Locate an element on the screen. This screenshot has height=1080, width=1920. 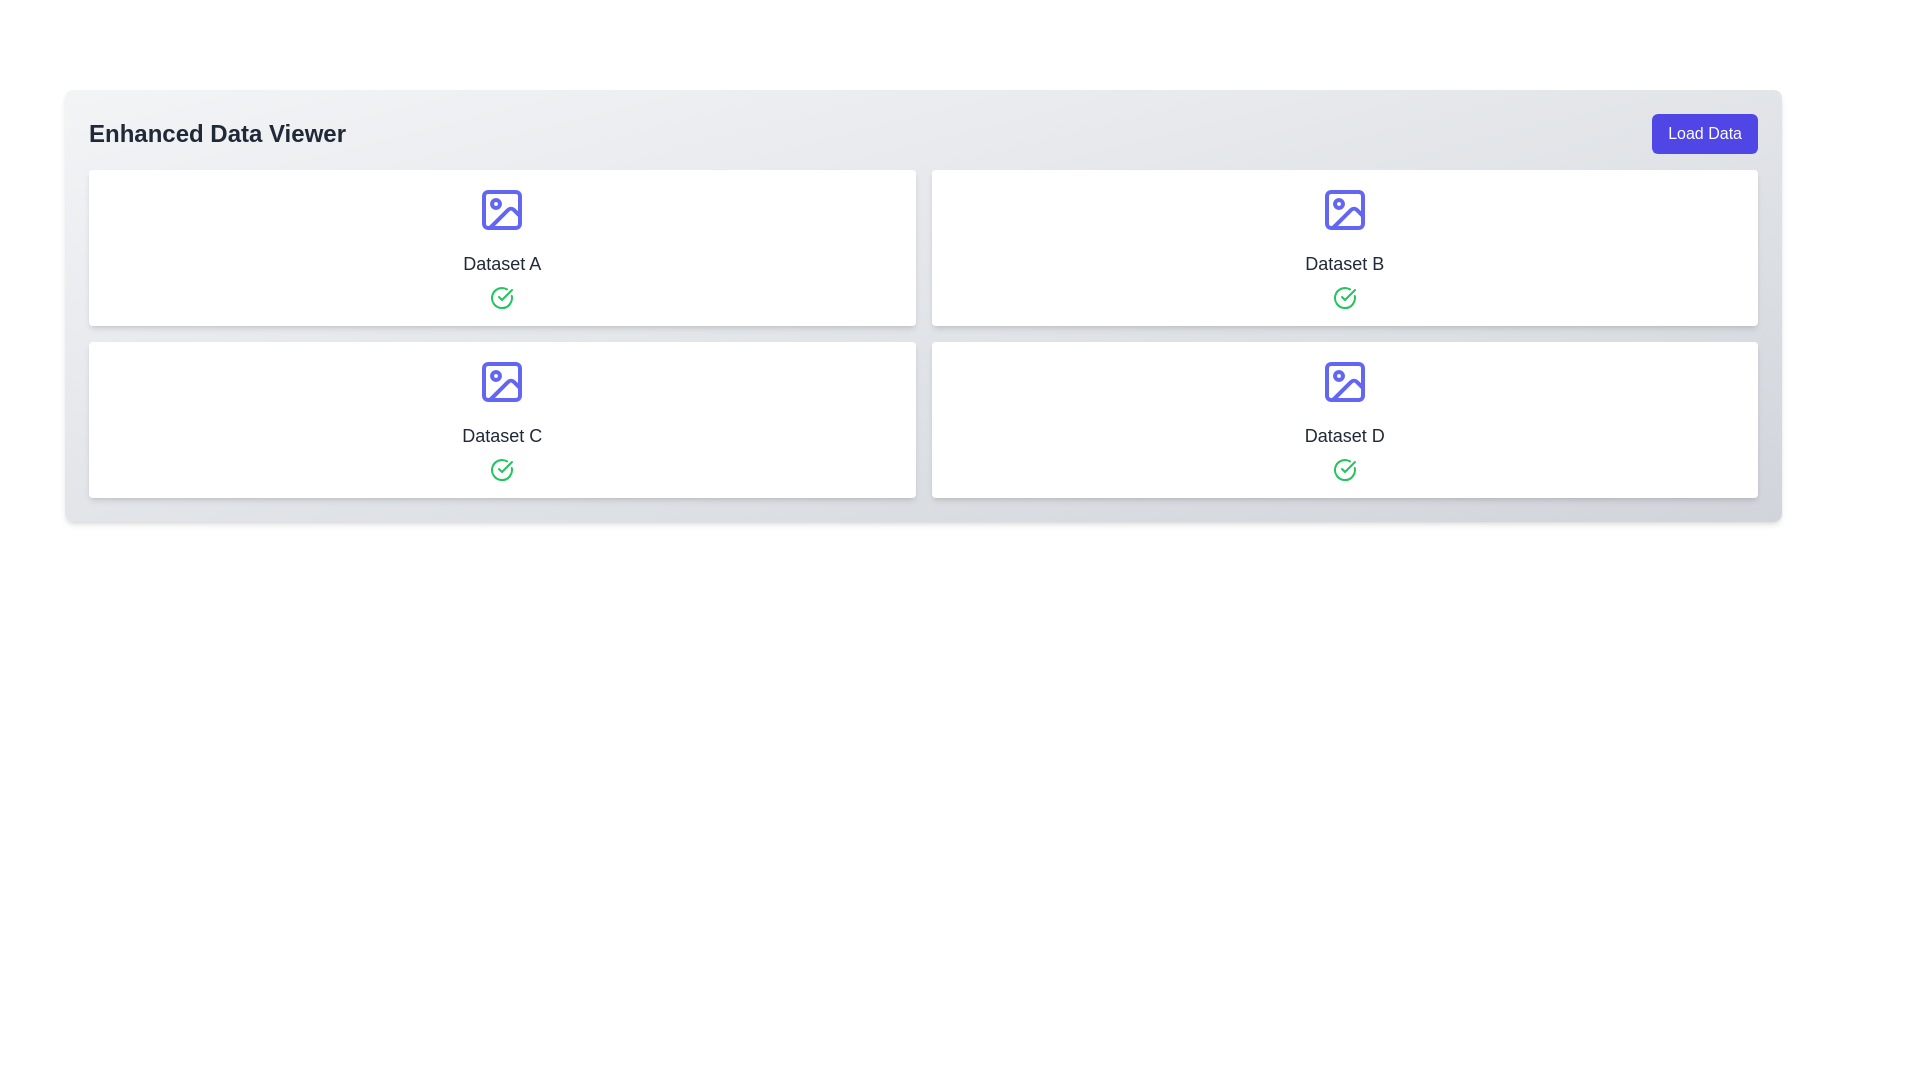
the green checkmark icon within the 'Dataset B' tile located in the top-right quadrant of the grid layout is located at coordinates (1348, 294).